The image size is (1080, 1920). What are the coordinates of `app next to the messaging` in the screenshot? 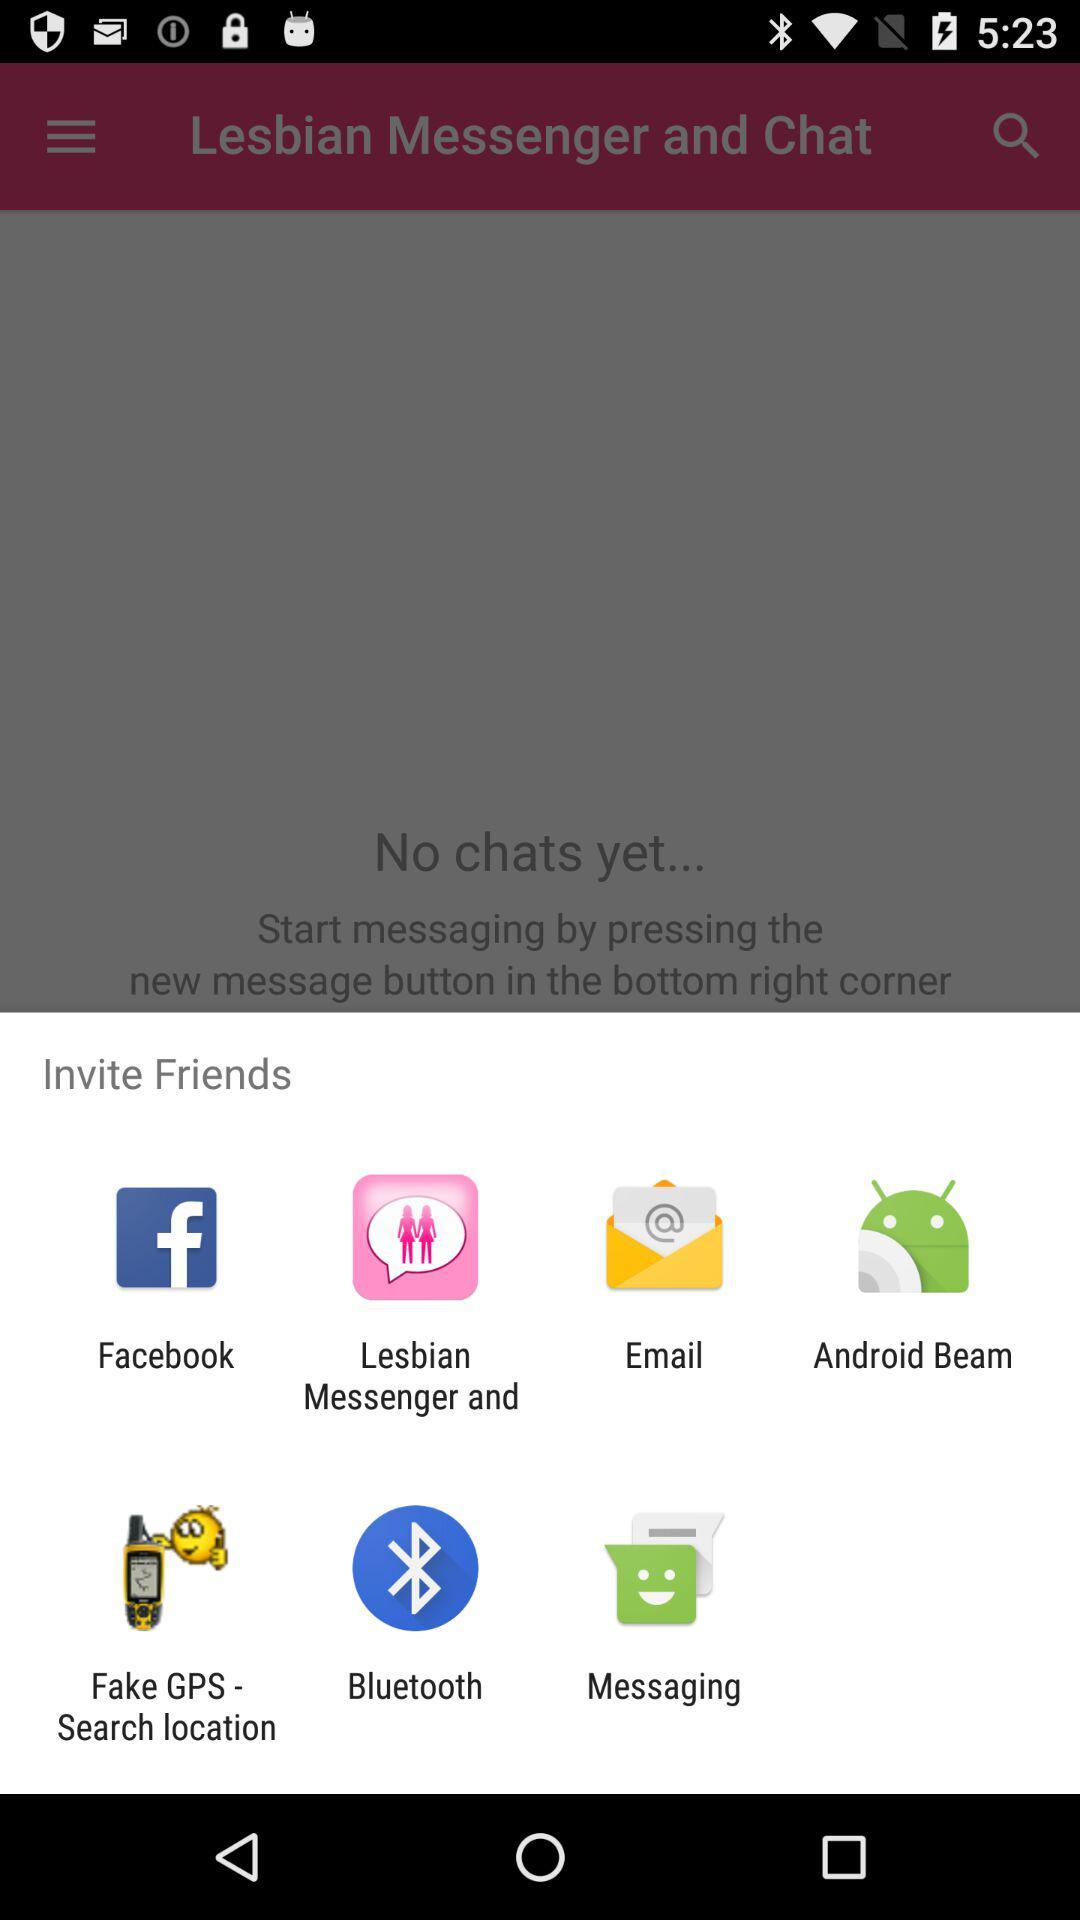 It's located at (414, 1705).